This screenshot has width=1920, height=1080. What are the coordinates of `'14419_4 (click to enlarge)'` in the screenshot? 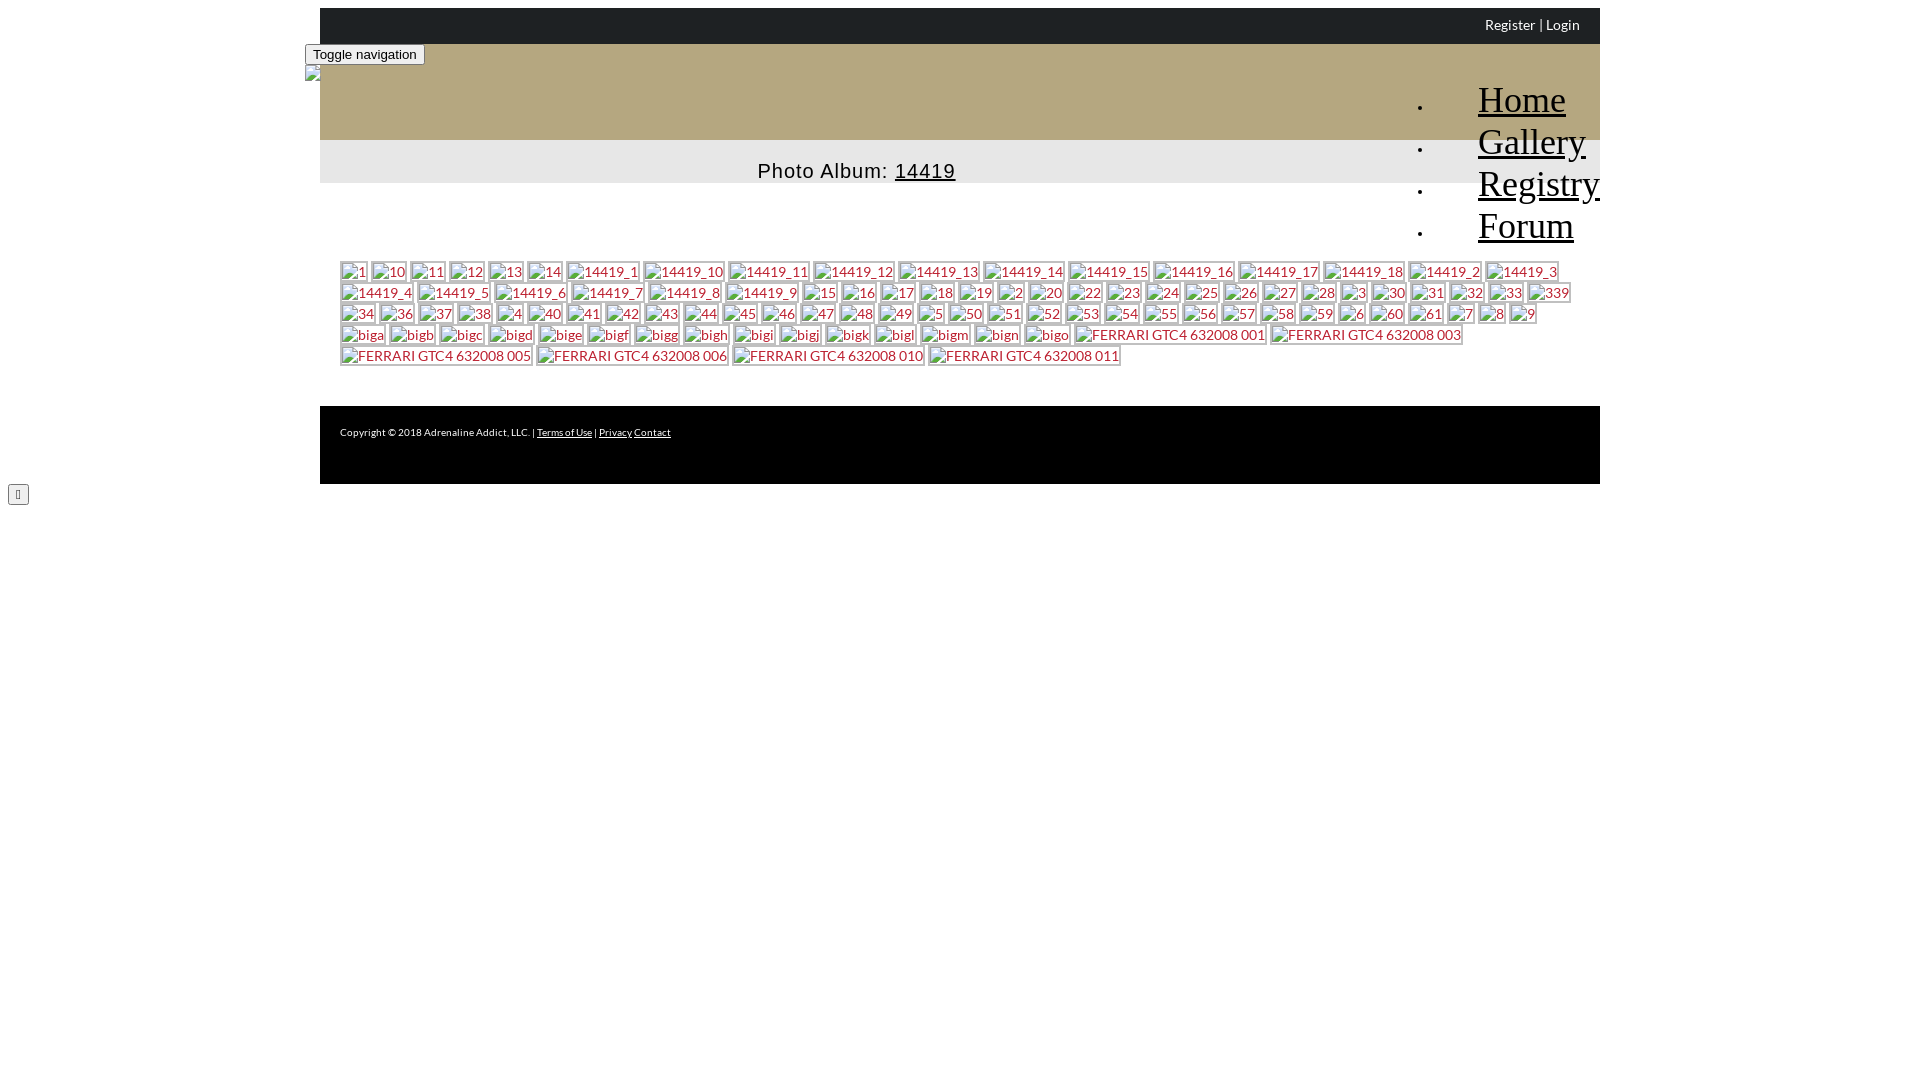 It's located at (377, 292).